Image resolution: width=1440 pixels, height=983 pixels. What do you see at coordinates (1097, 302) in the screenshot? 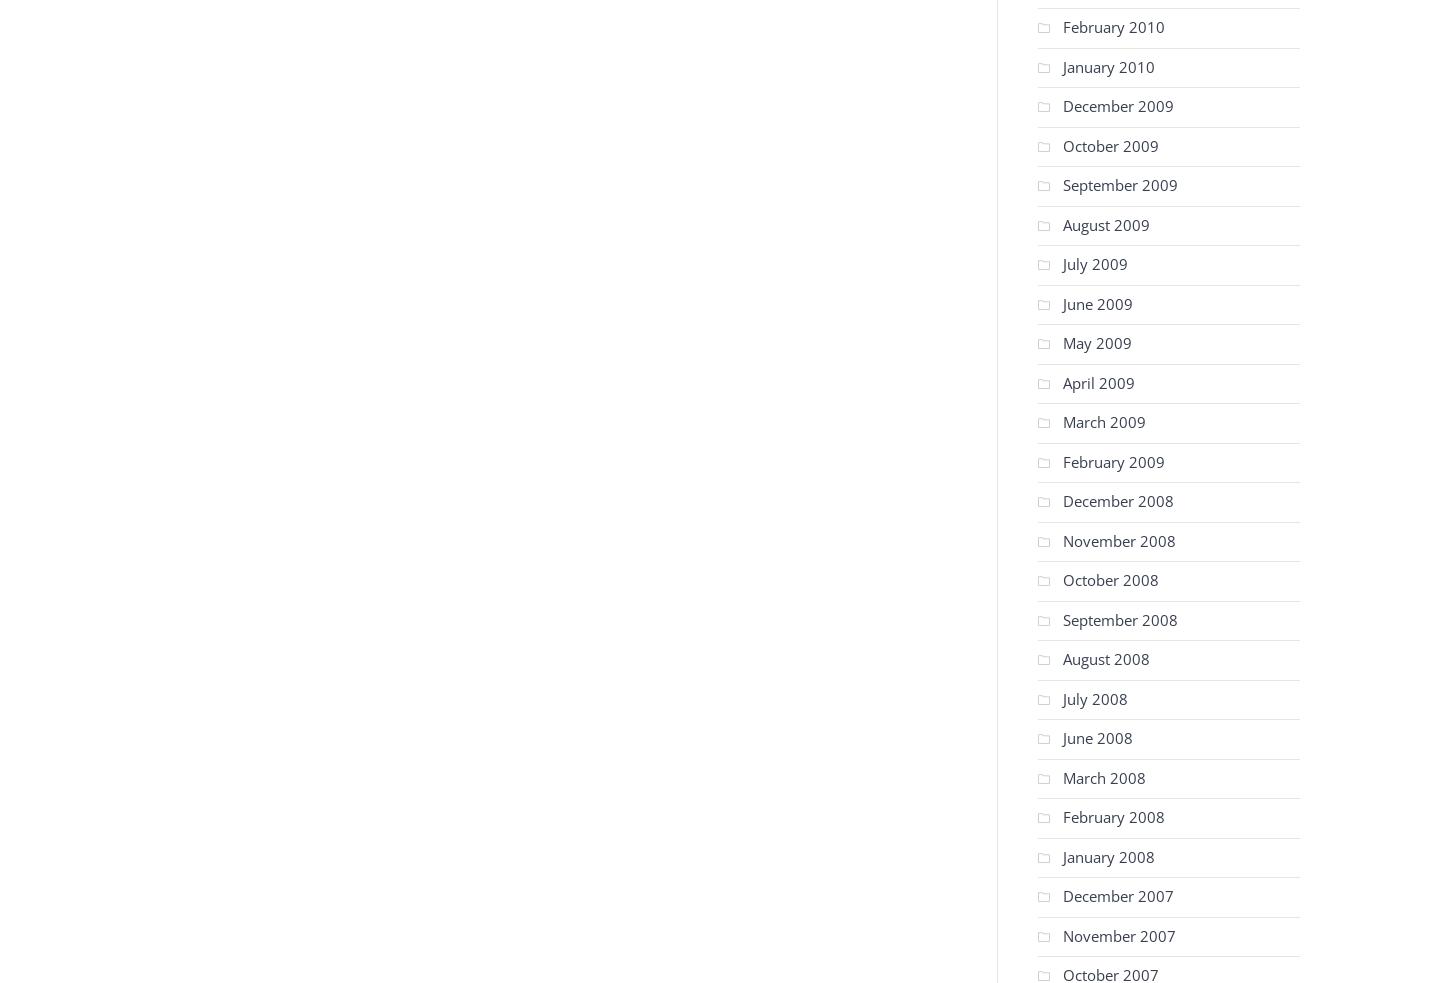
I see `'June 2009'` at bounding box center [1097, 302].